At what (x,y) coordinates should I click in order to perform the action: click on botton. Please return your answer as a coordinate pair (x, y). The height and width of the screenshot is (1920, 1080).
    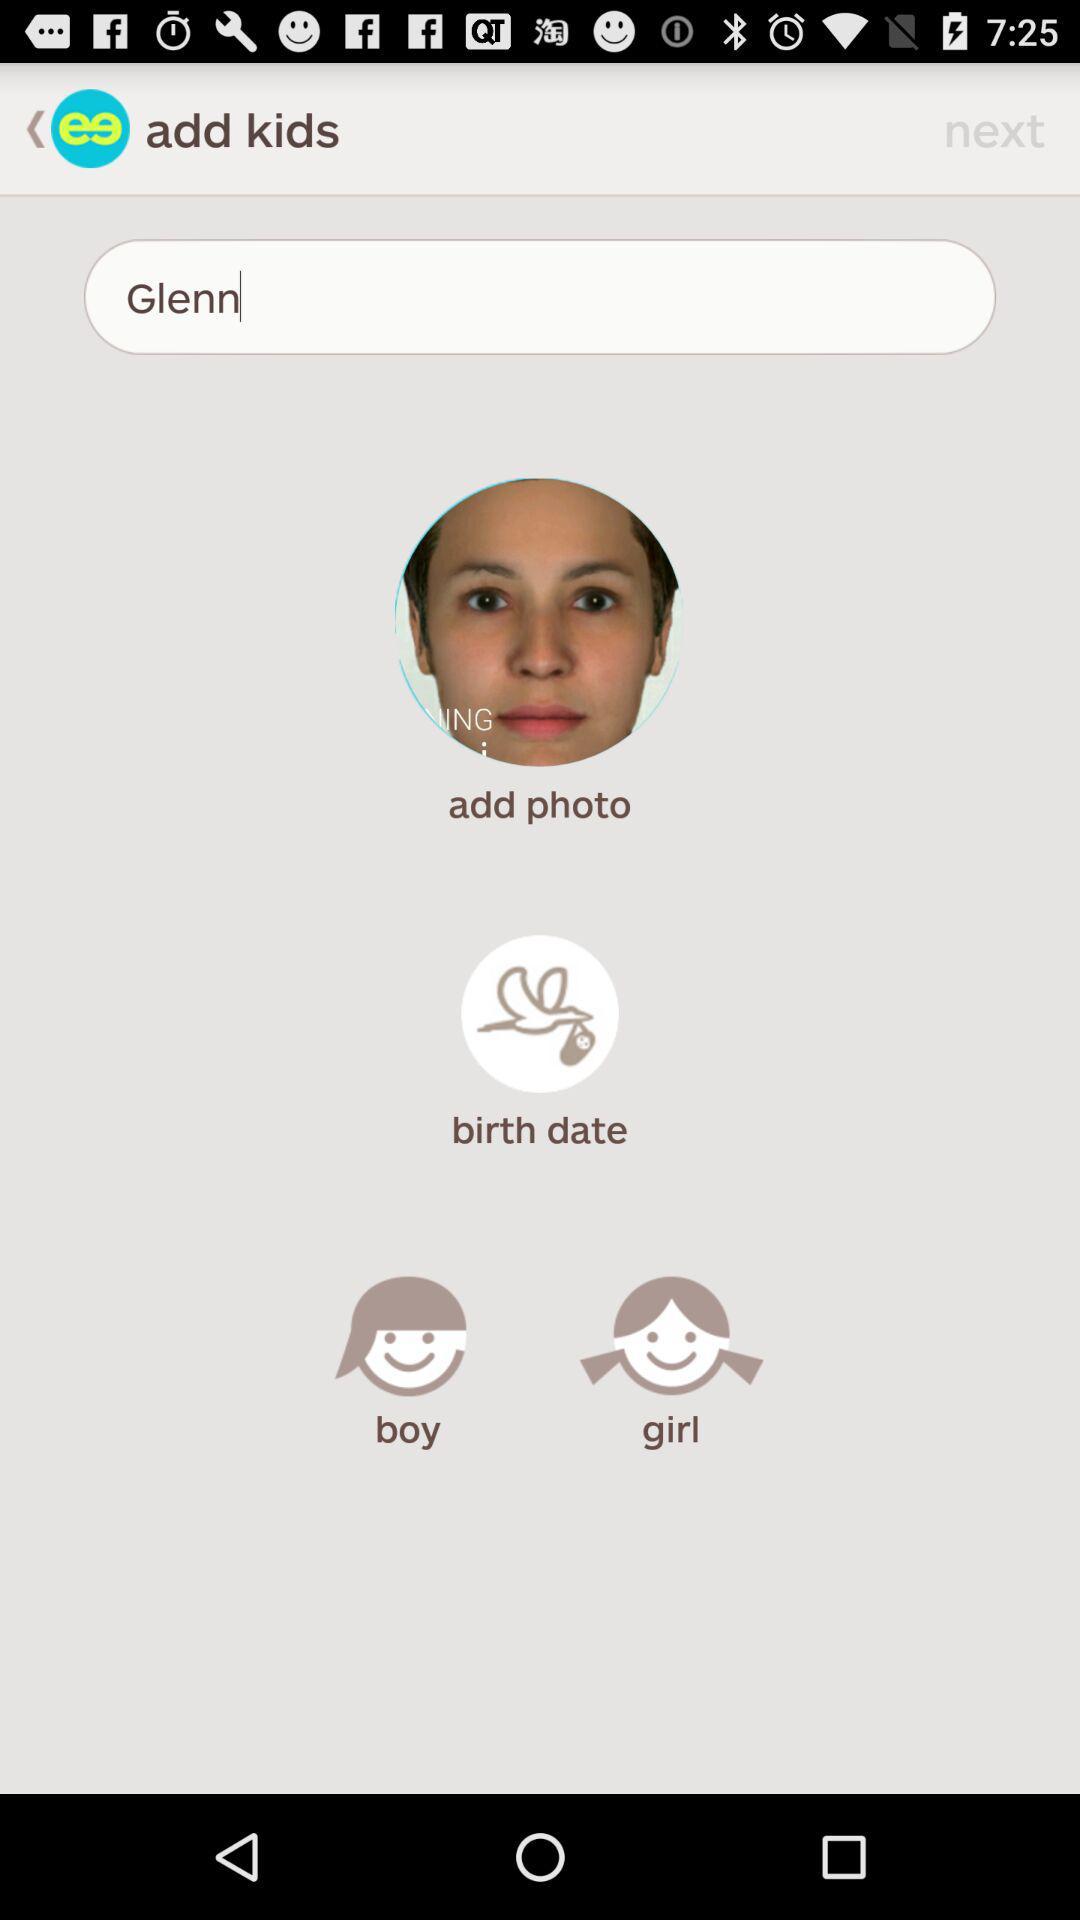
    Looking at the image, I should click on (90, 127).